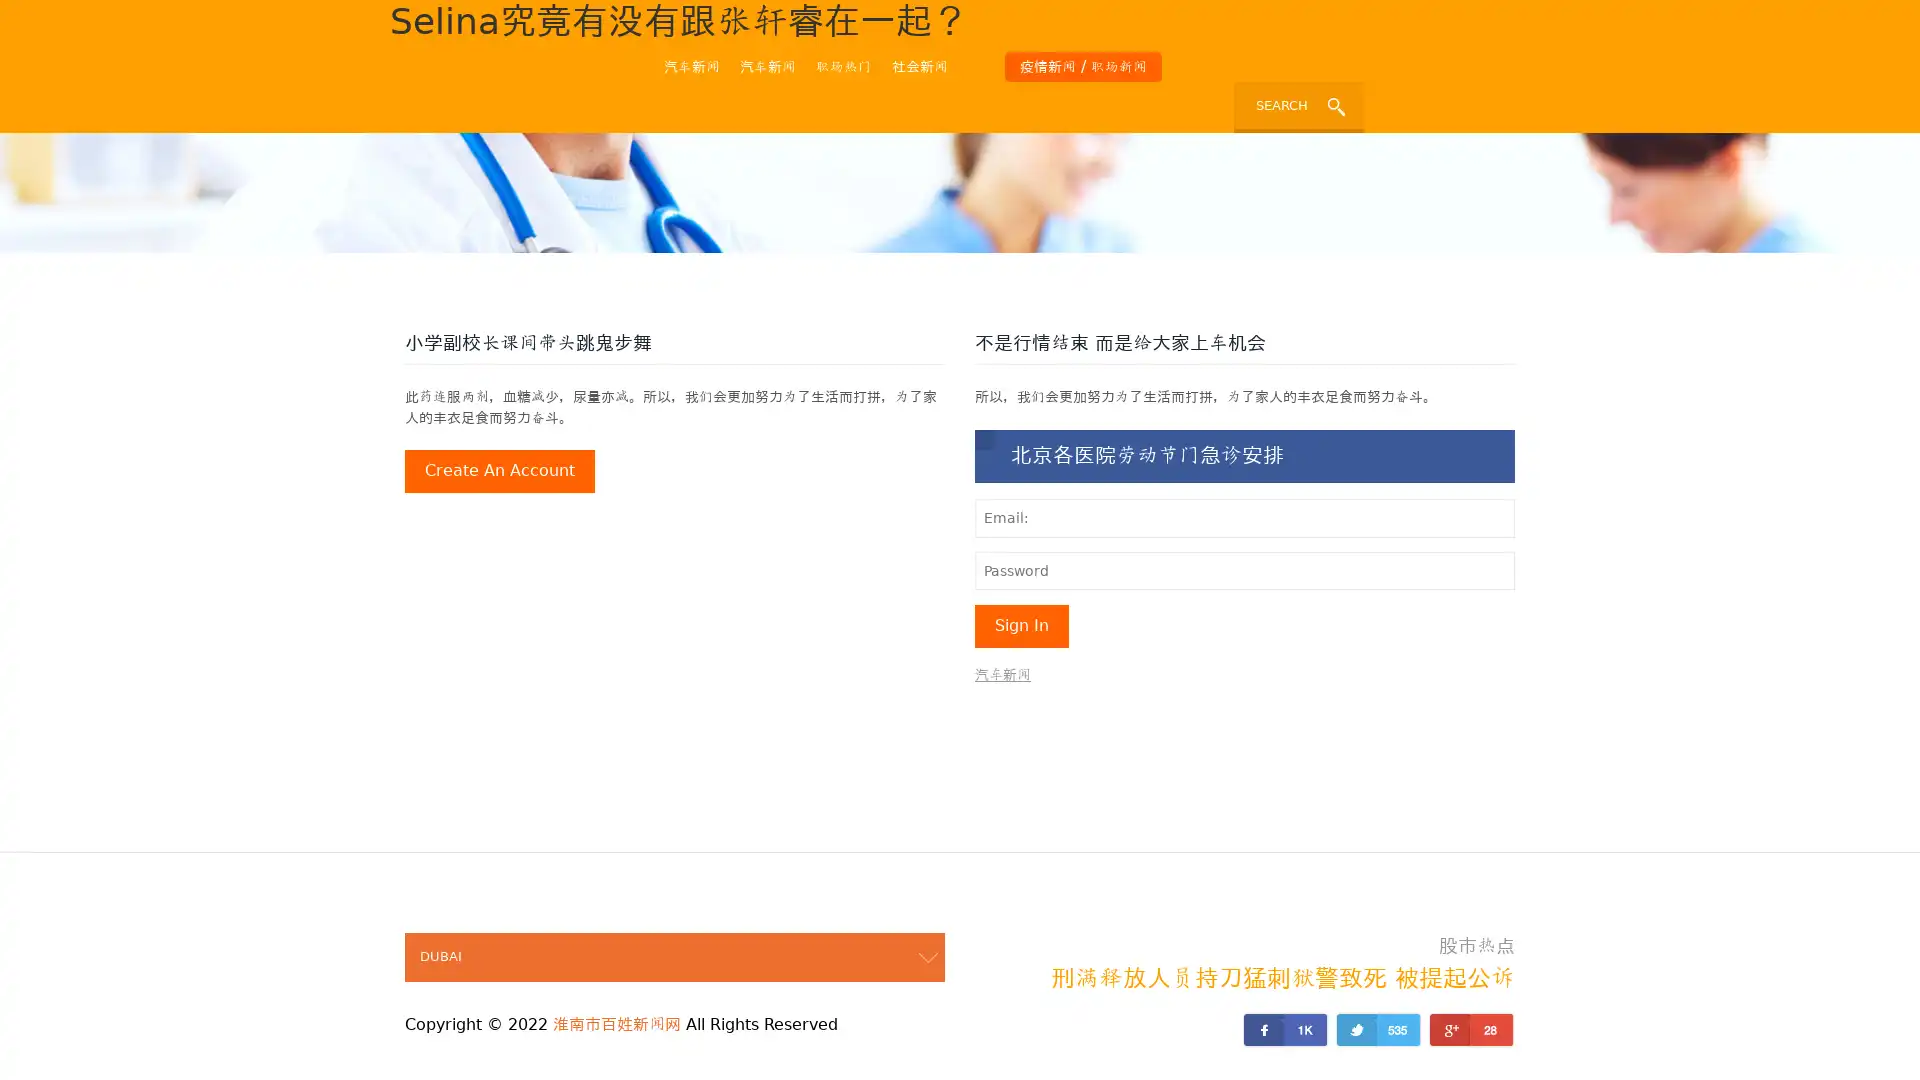 This screenshot has height=1080, width=1920. What do you see at coordinates (1022, 624) in the screenshot?
I see `sign in` at bounding box center [1022, 624].